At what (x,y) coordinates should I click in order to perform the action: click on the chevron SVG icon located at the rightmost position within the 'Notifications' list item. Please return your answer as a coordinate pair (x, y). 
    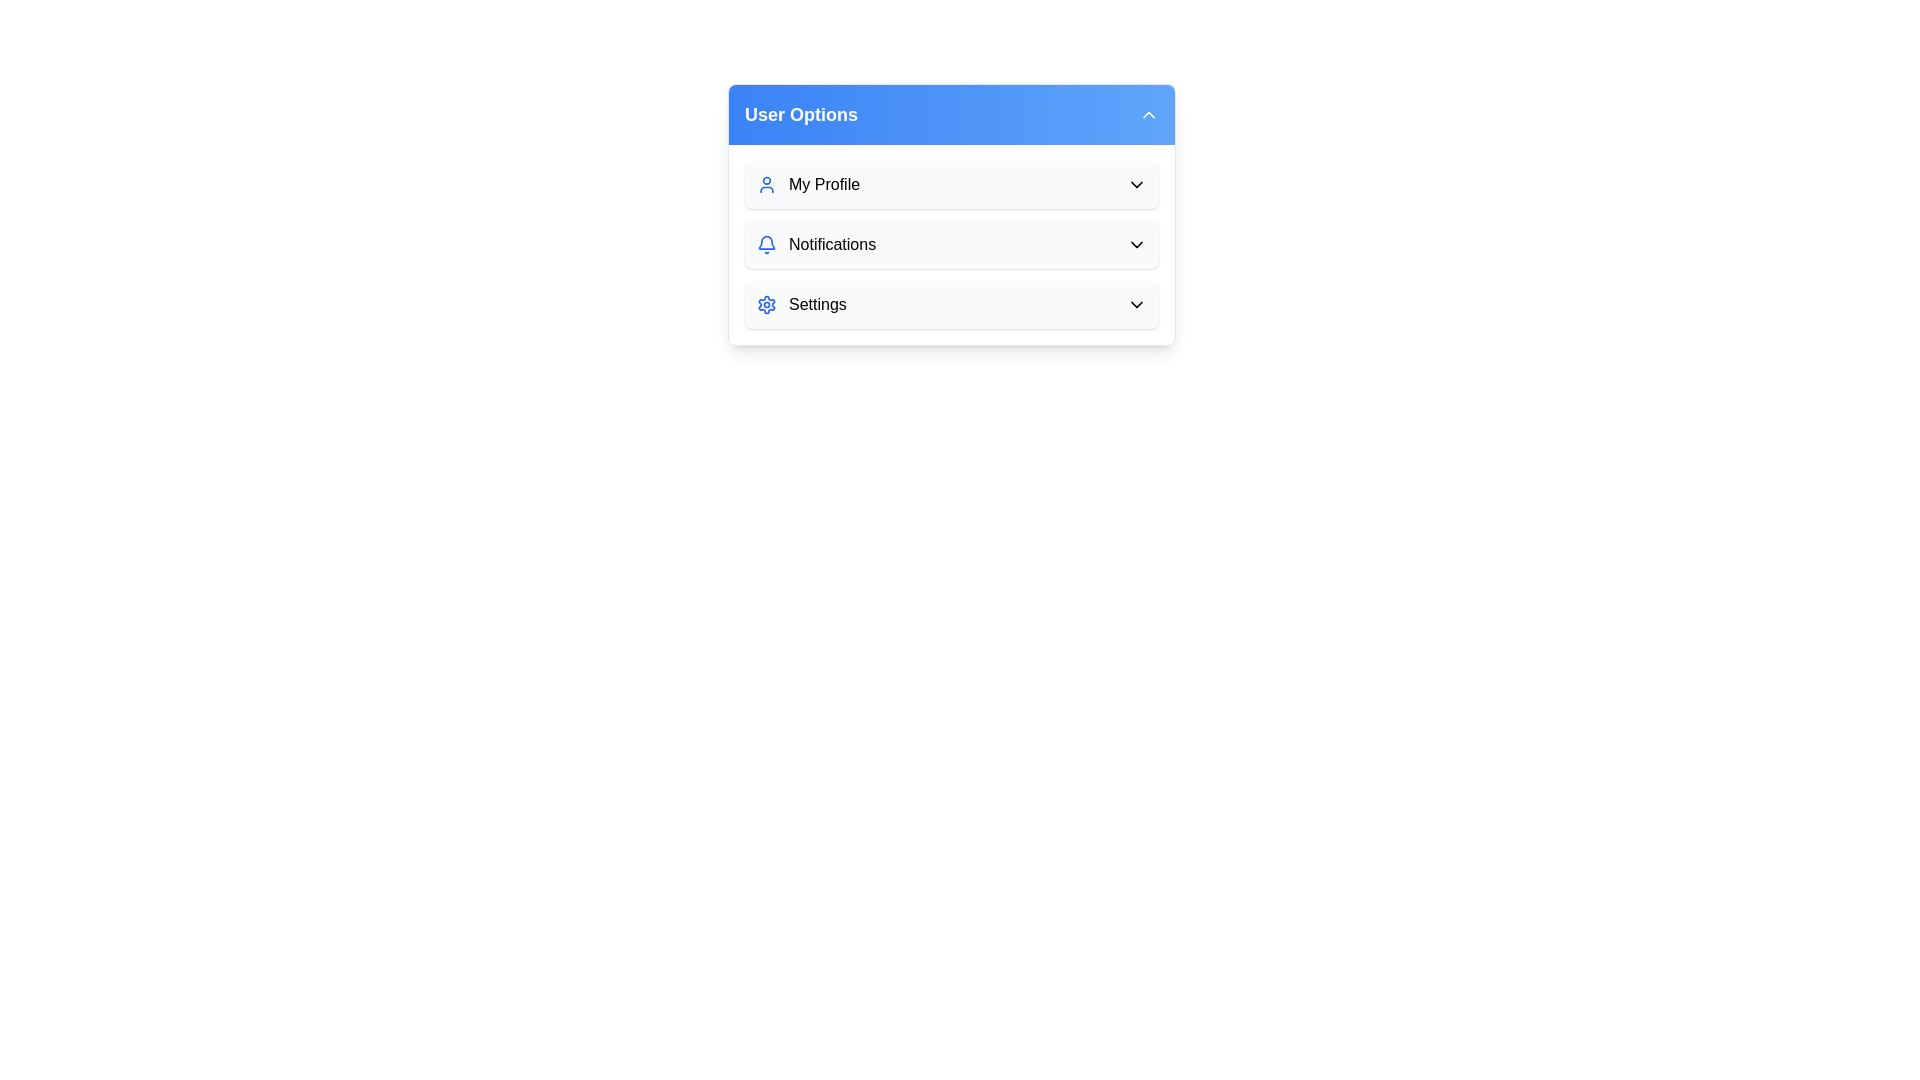
    Looking at the image, I should click on (1137, 244).